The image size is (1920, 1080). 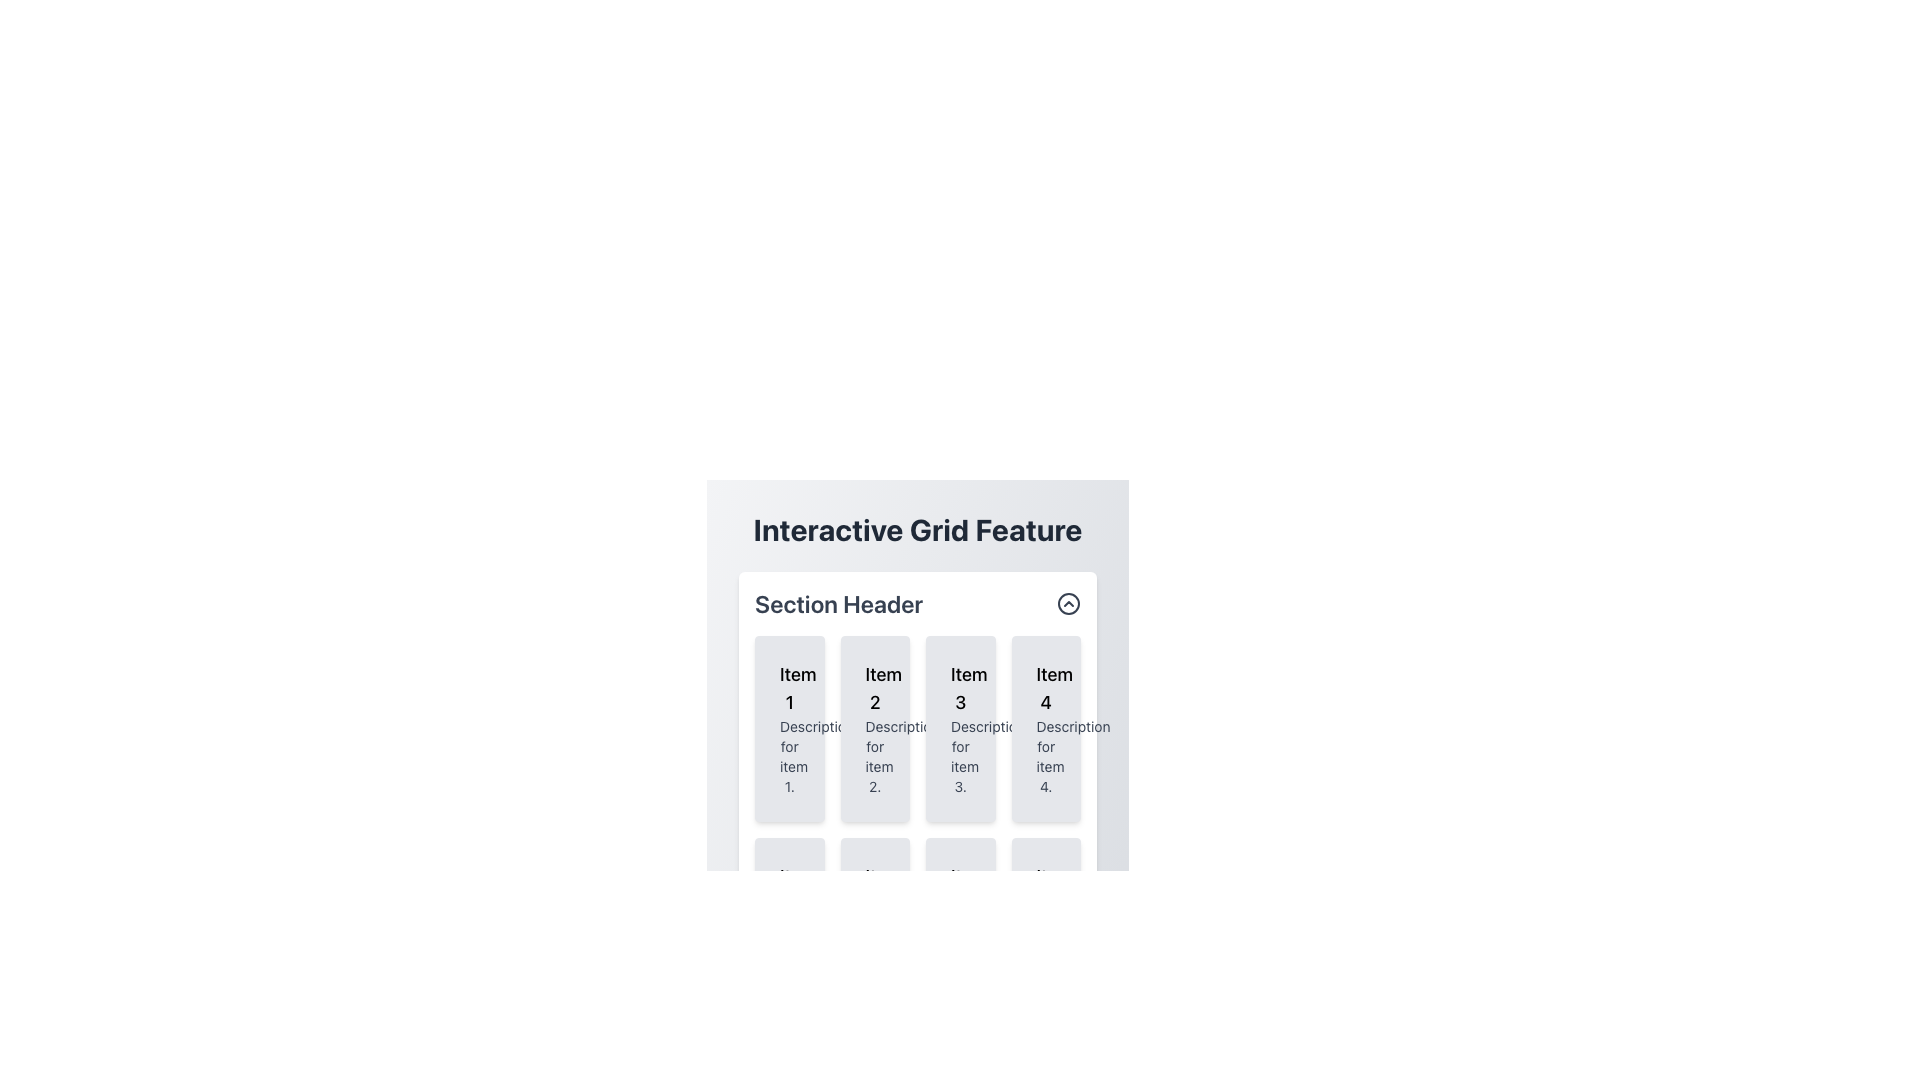 I want to click on the display card for 'Item 2', located in the first row and second column of the grid layout, between 'Item 1' and 'Item 3' in the 'Interactive Grid Feature' section, so click(x=875, y=729).